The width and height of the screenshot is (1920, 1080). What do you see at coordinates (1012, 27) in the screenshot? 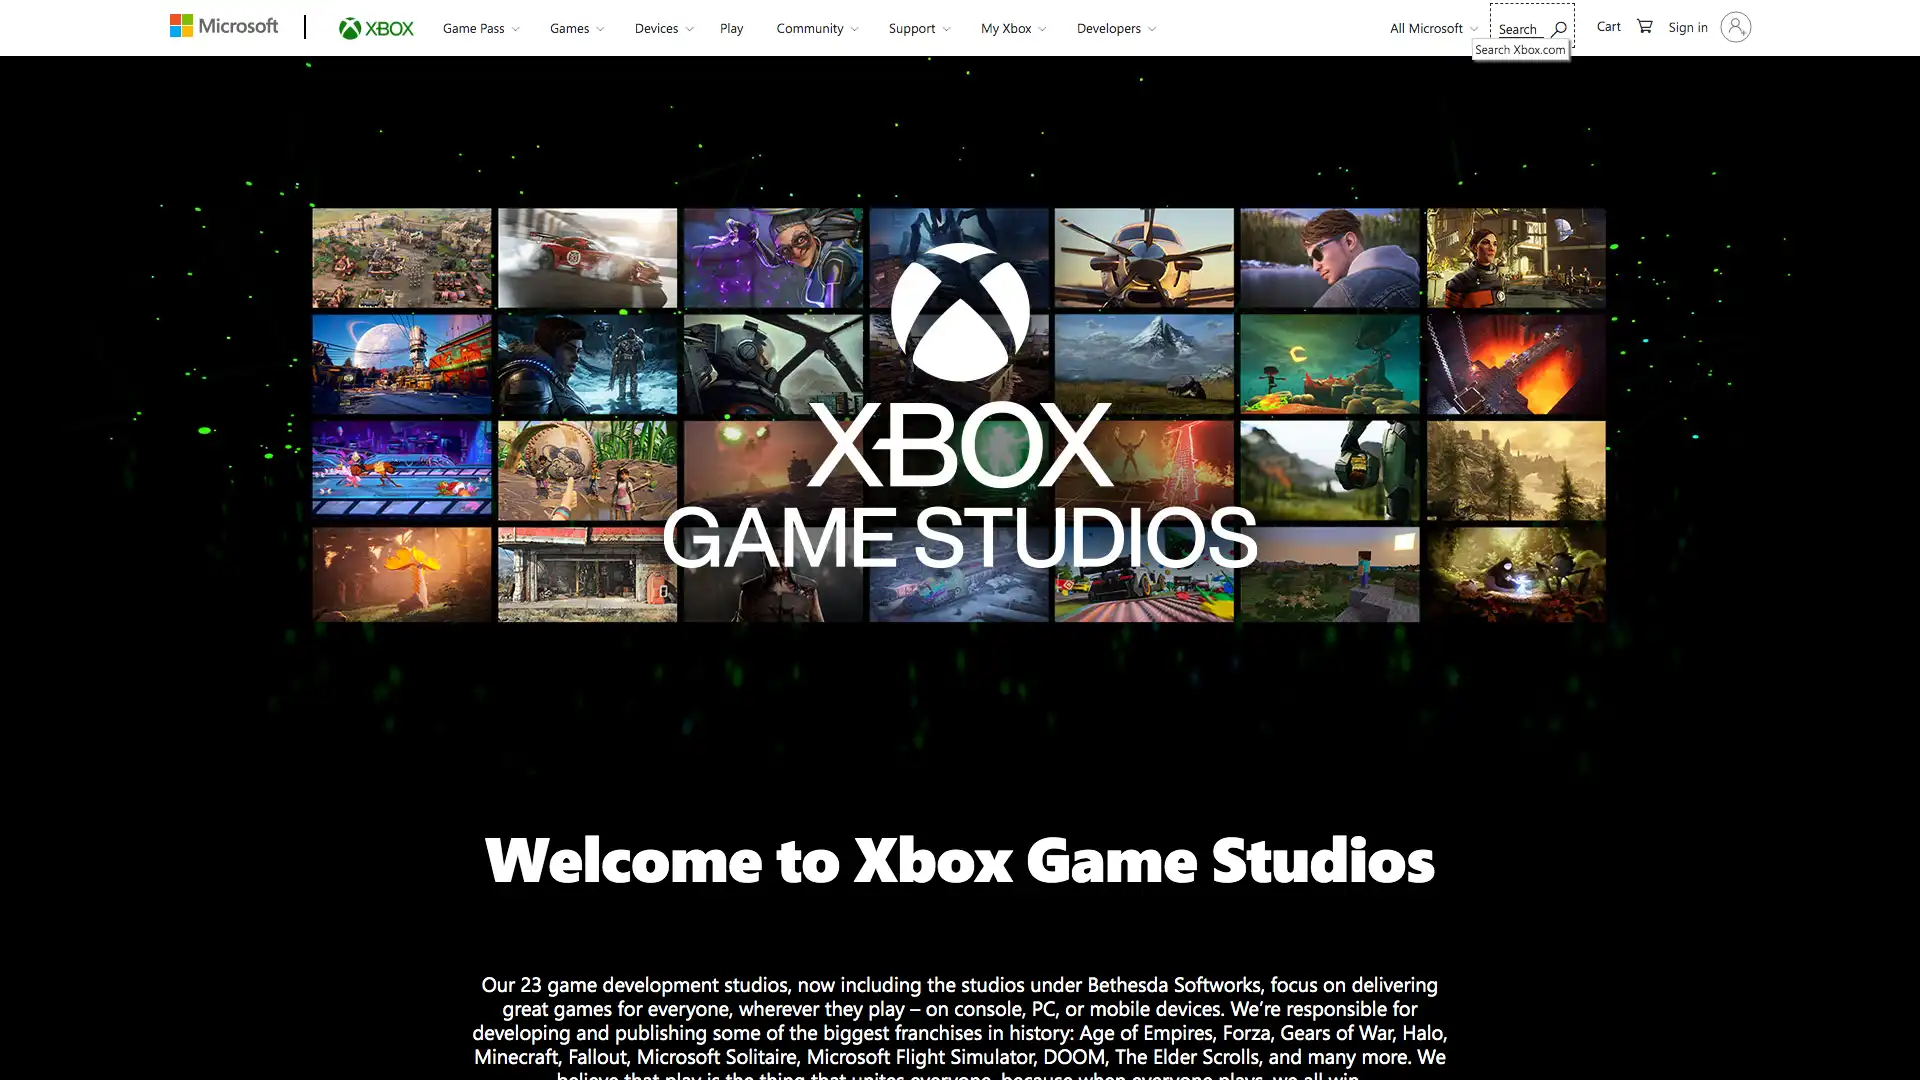
I see `My Xbox` at bounding box center [1012, 27].